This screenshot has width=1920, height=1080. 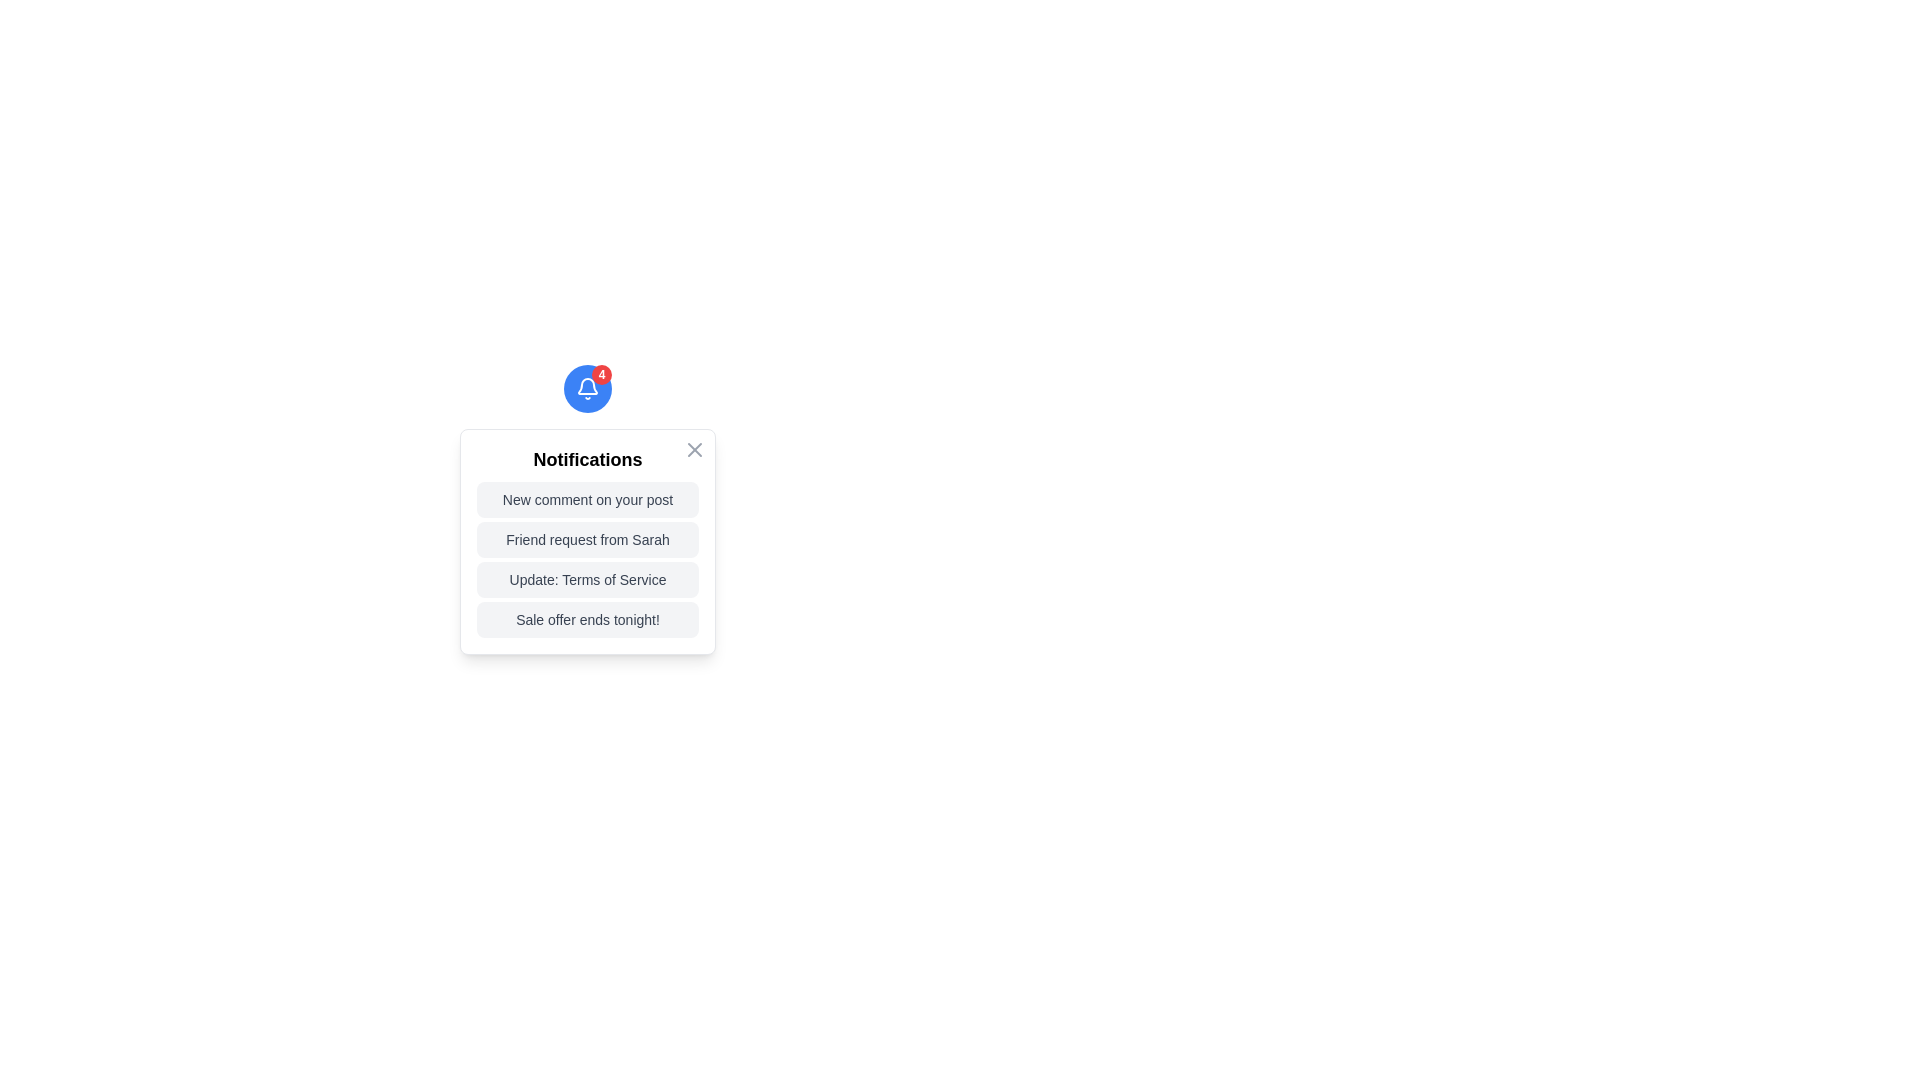 What do you see at coordinates (587, 389) in the screenshot?
I see `the blue circular icon button in the notification section` at bounding box center [587, 389].